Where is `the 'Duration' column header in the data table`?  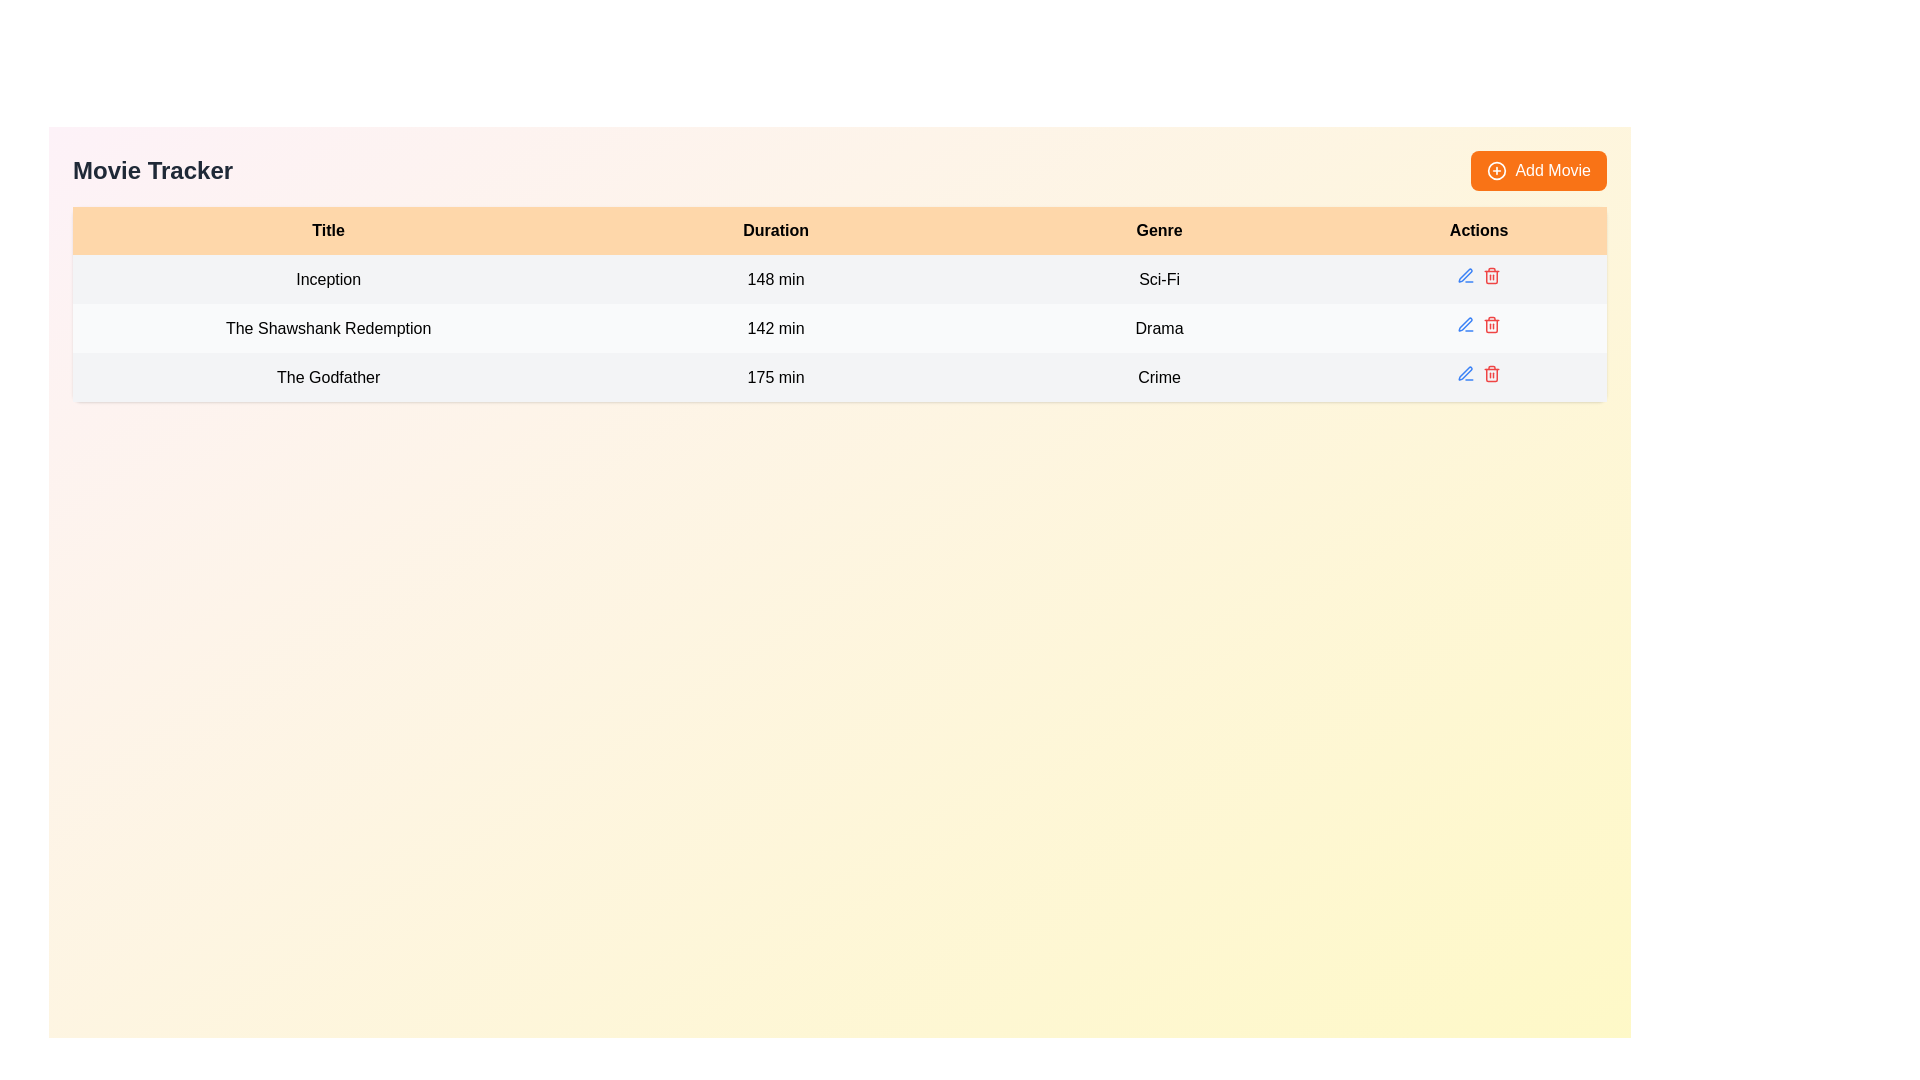 the 'Duration' column header in the data table is located at coordinates (775, 230).